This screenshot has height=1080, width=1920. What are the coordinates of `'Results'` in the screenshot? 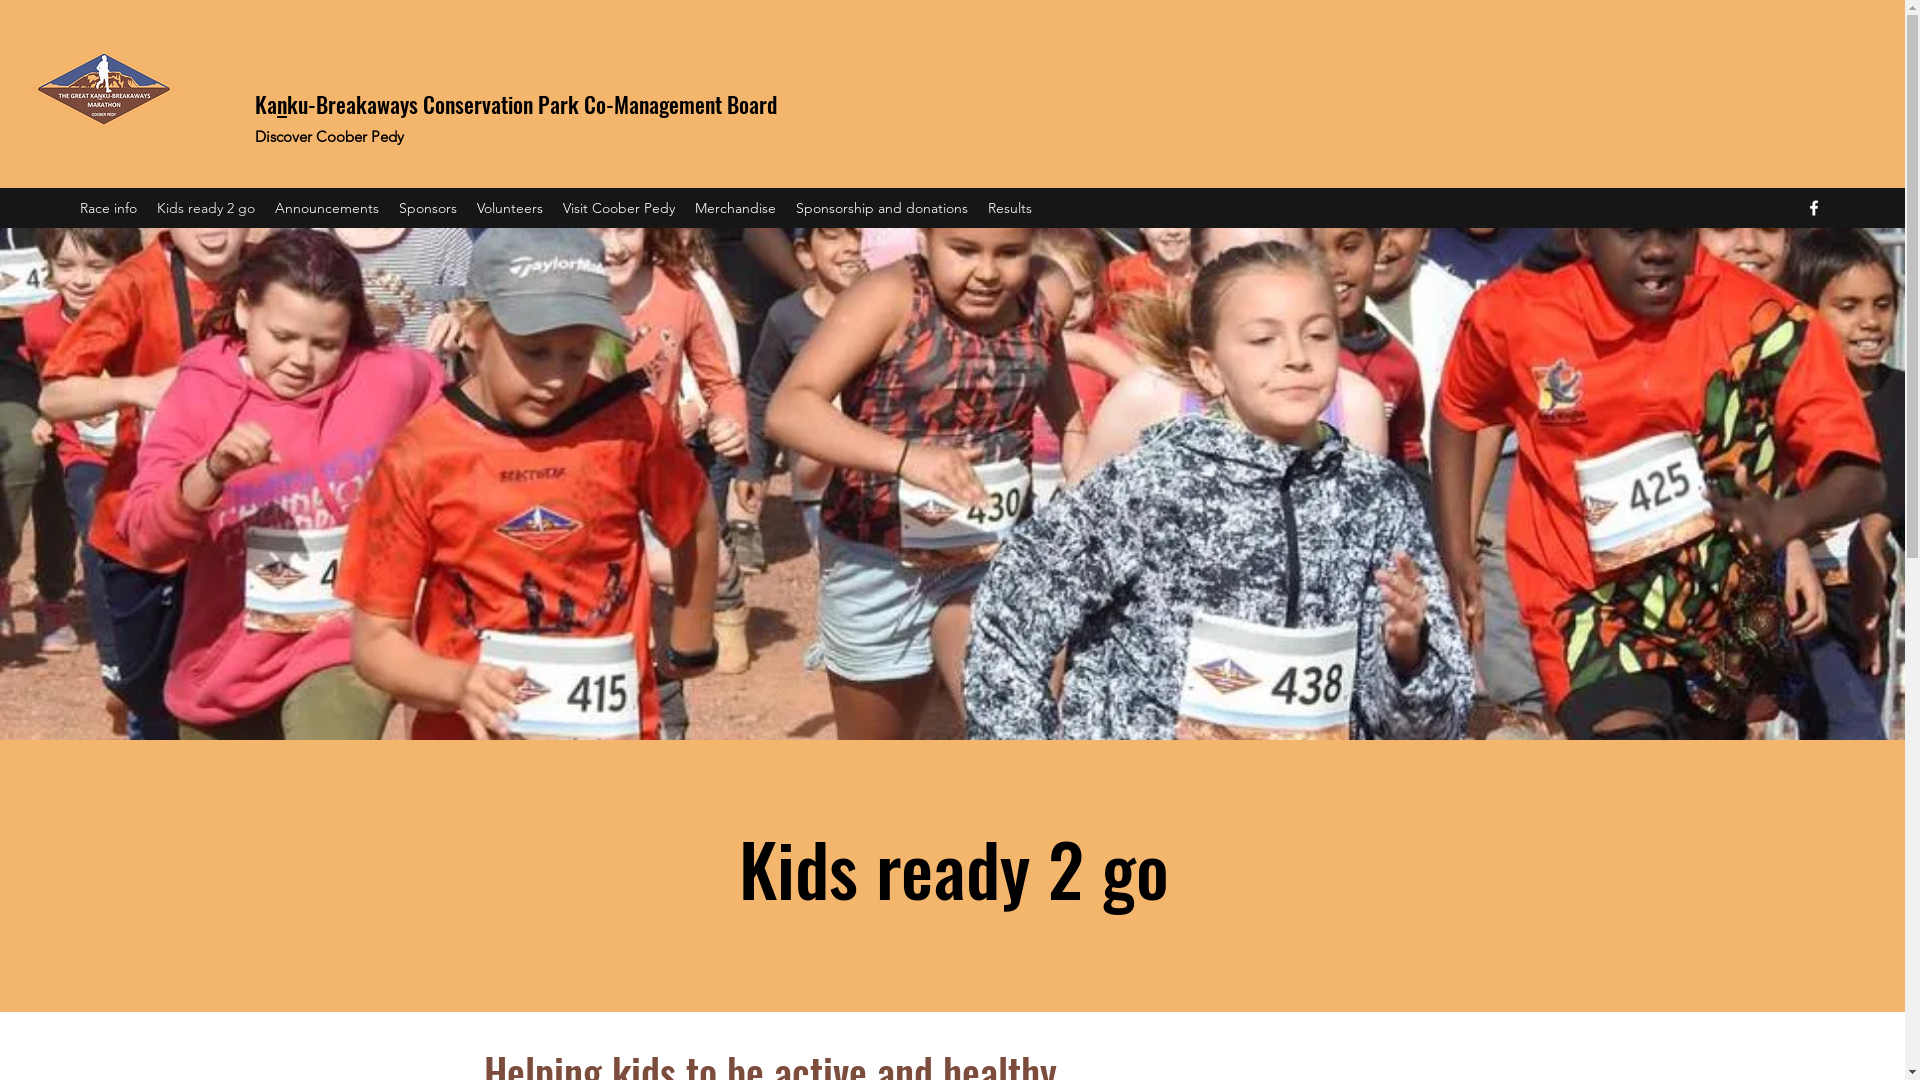 It's located at (1009, 208).